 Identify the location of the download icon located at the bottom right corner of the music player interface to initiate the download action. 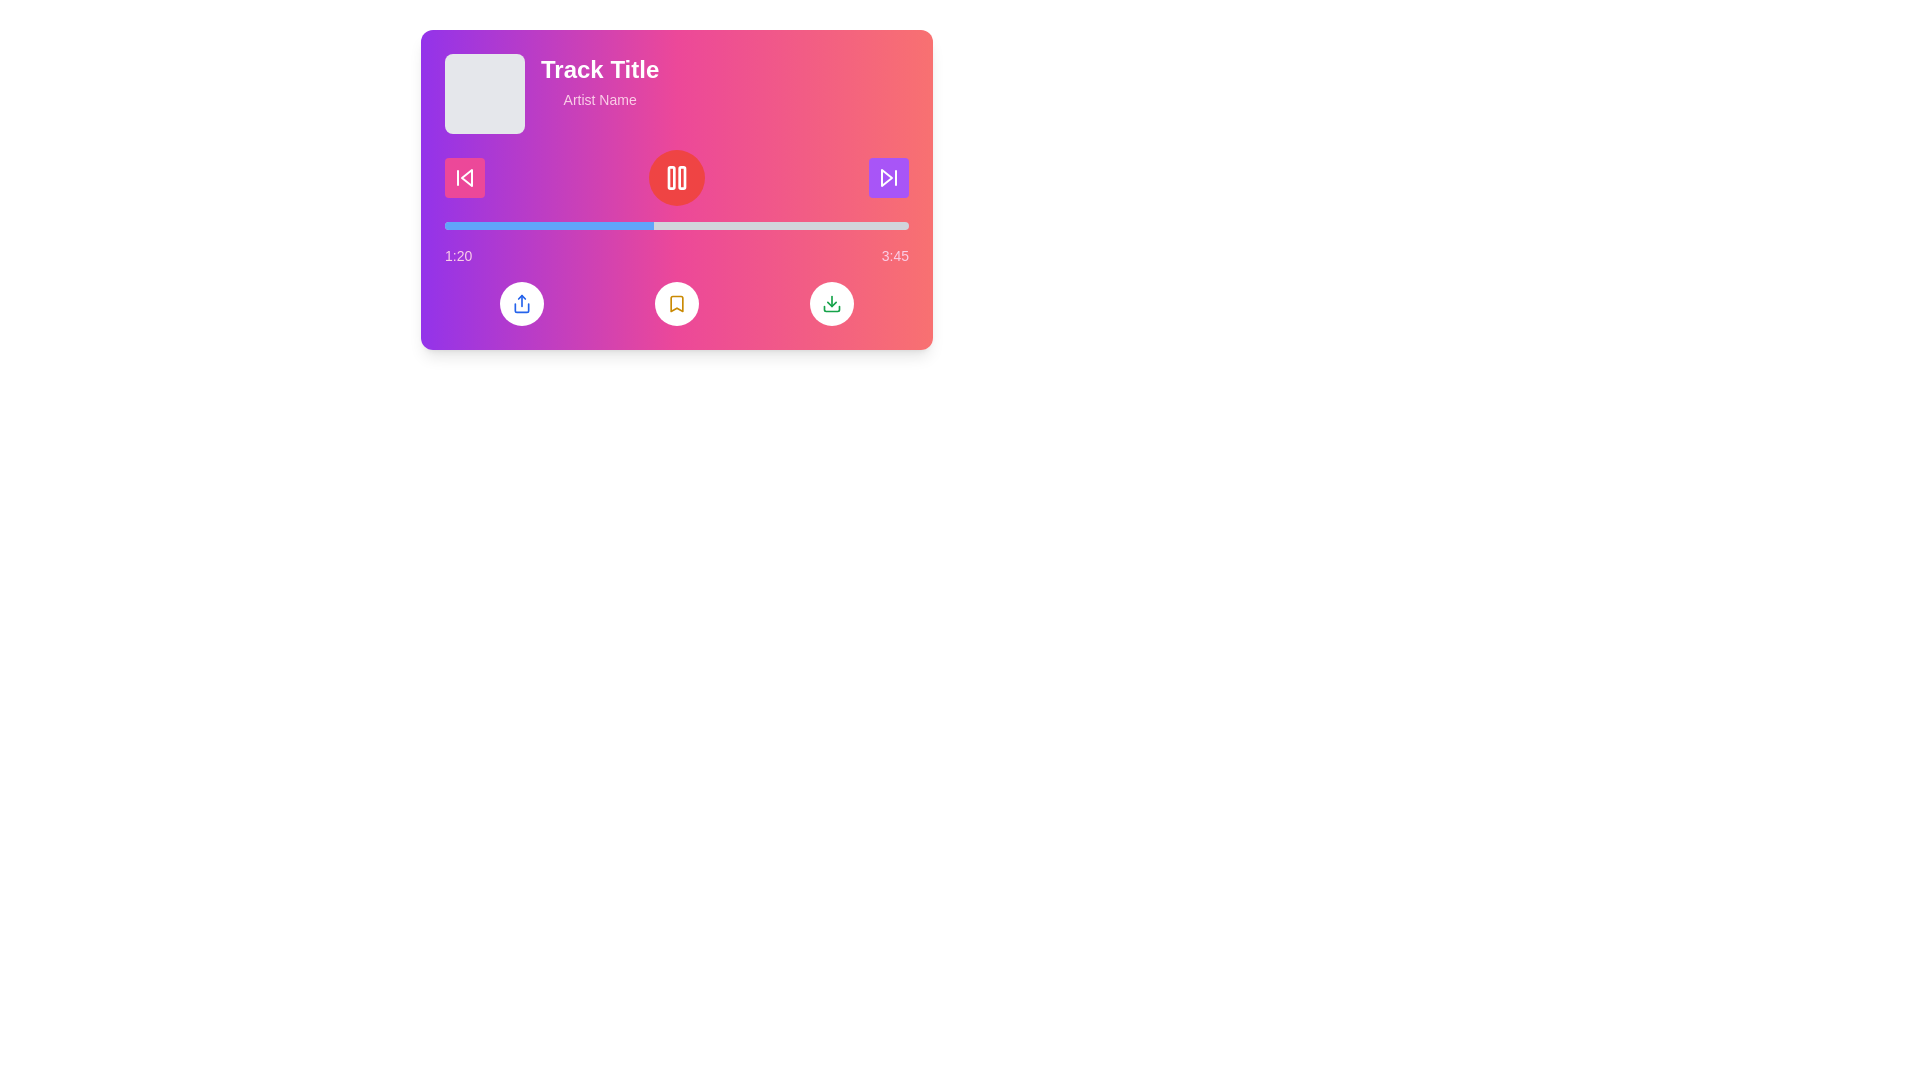
(831, 304).